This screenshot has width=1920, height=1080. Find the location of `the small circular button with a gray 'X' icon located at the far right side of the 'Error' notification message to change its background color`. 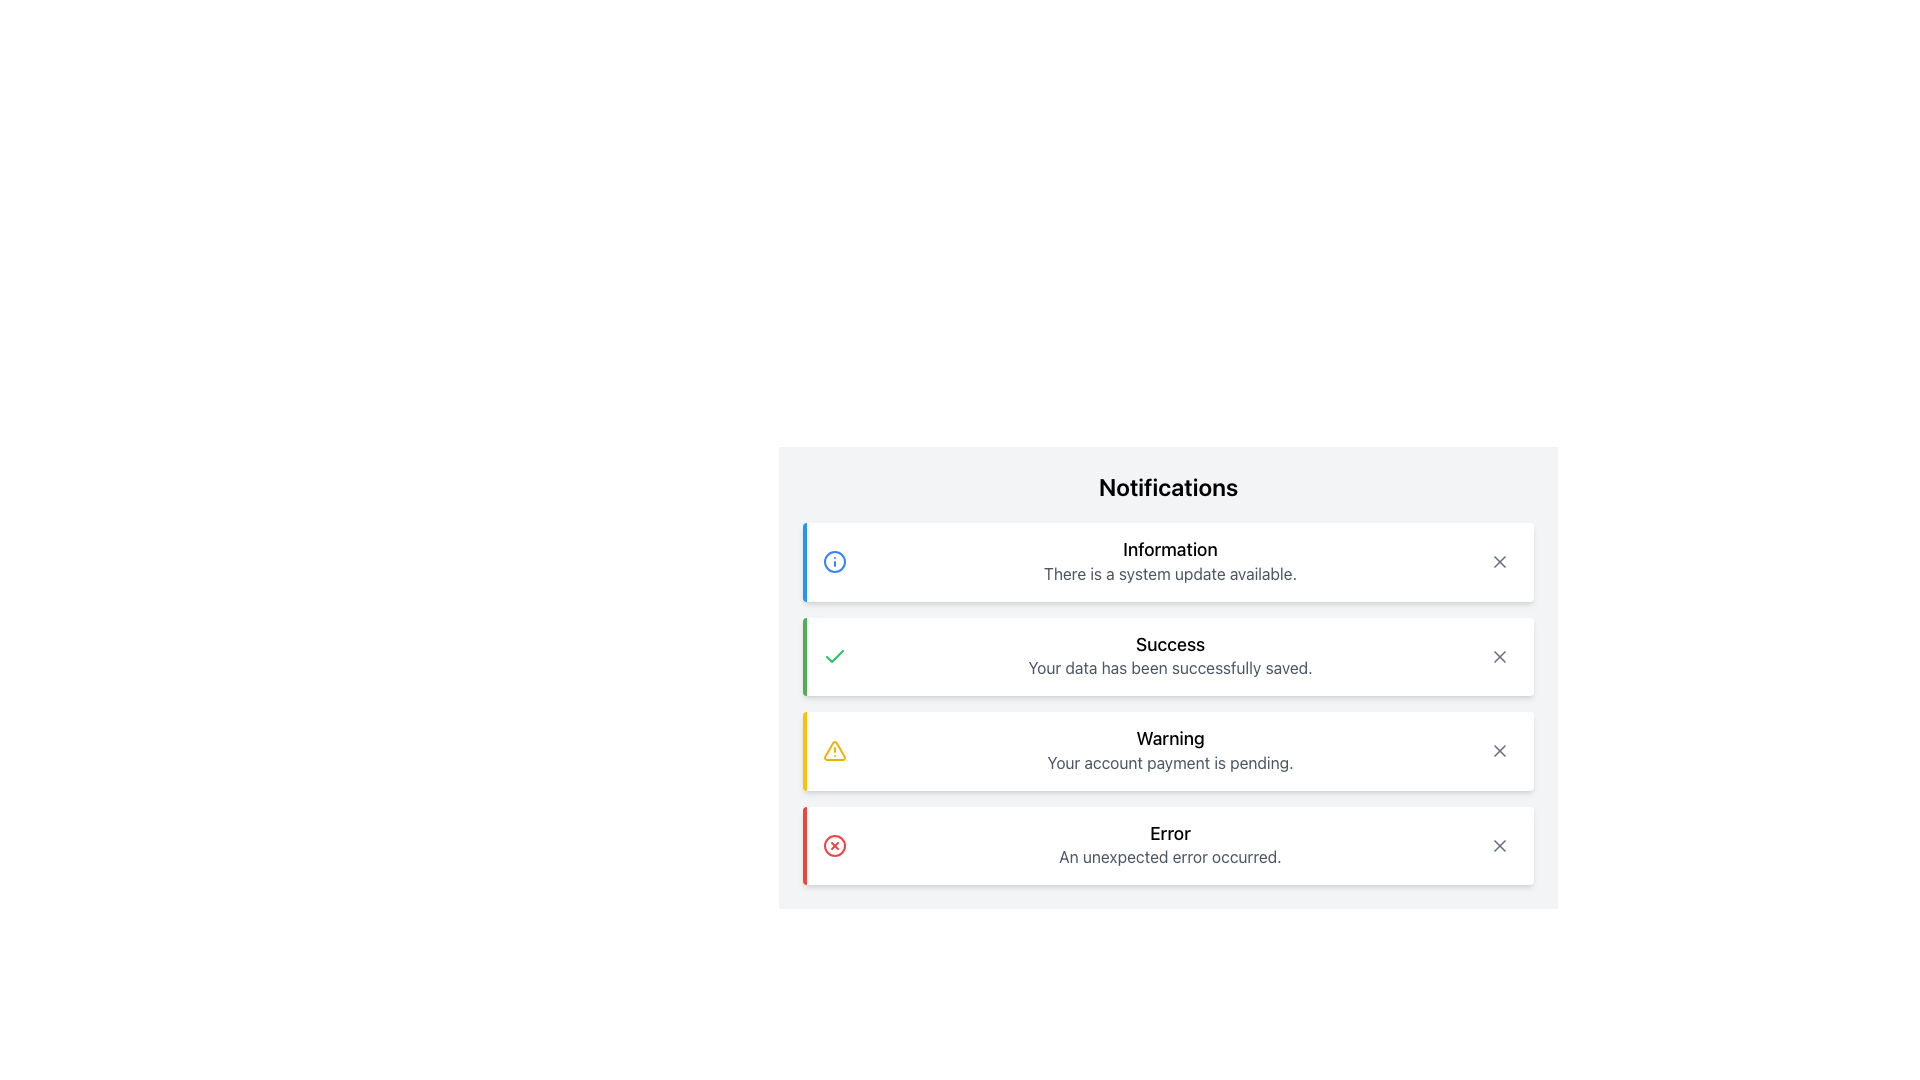

the small circular button with a gray 'X' icon located at the far right side of the 'Error' notification message to change its background color is located at coordinates (1499, 844).